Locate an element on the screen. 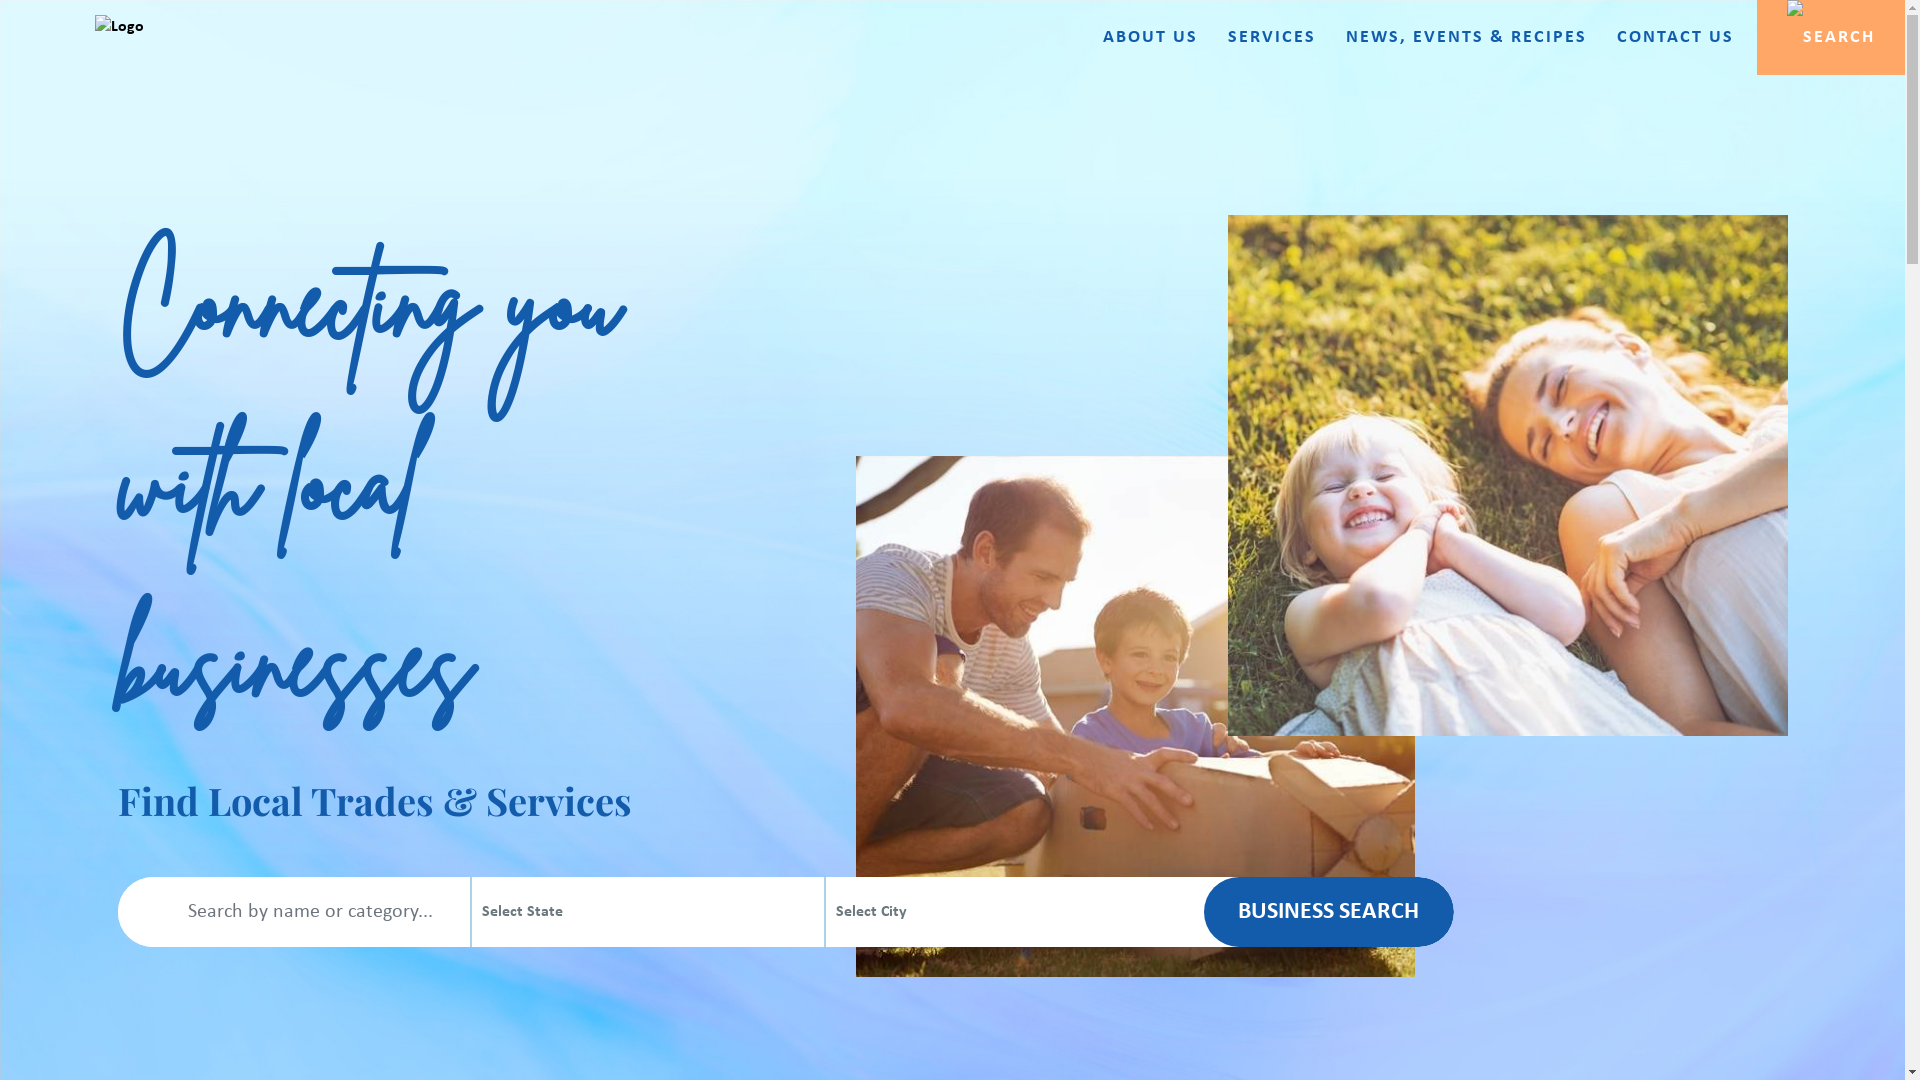  'NEWS, EVENTS & RECIPES' is located at coordinates (1466, 38).